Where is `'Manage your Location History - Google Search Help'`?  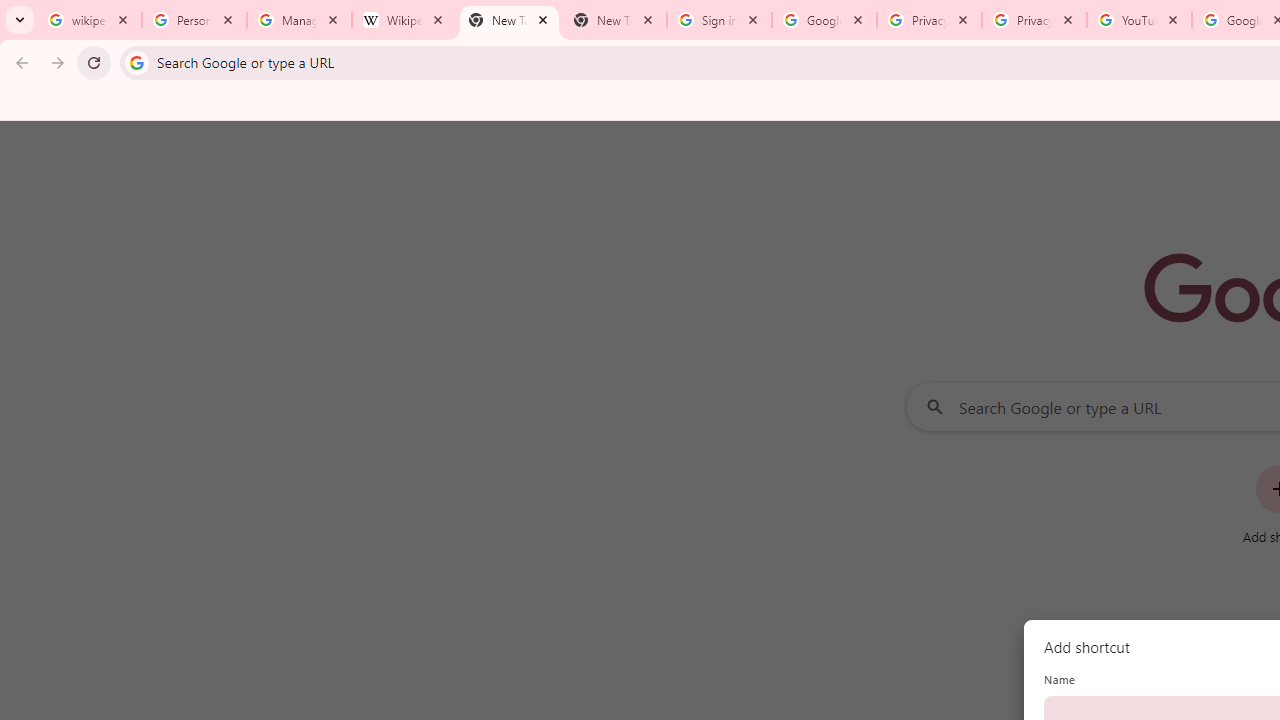
'Manage your Location History - Google Search Help' is located at coordinates (298, 20).